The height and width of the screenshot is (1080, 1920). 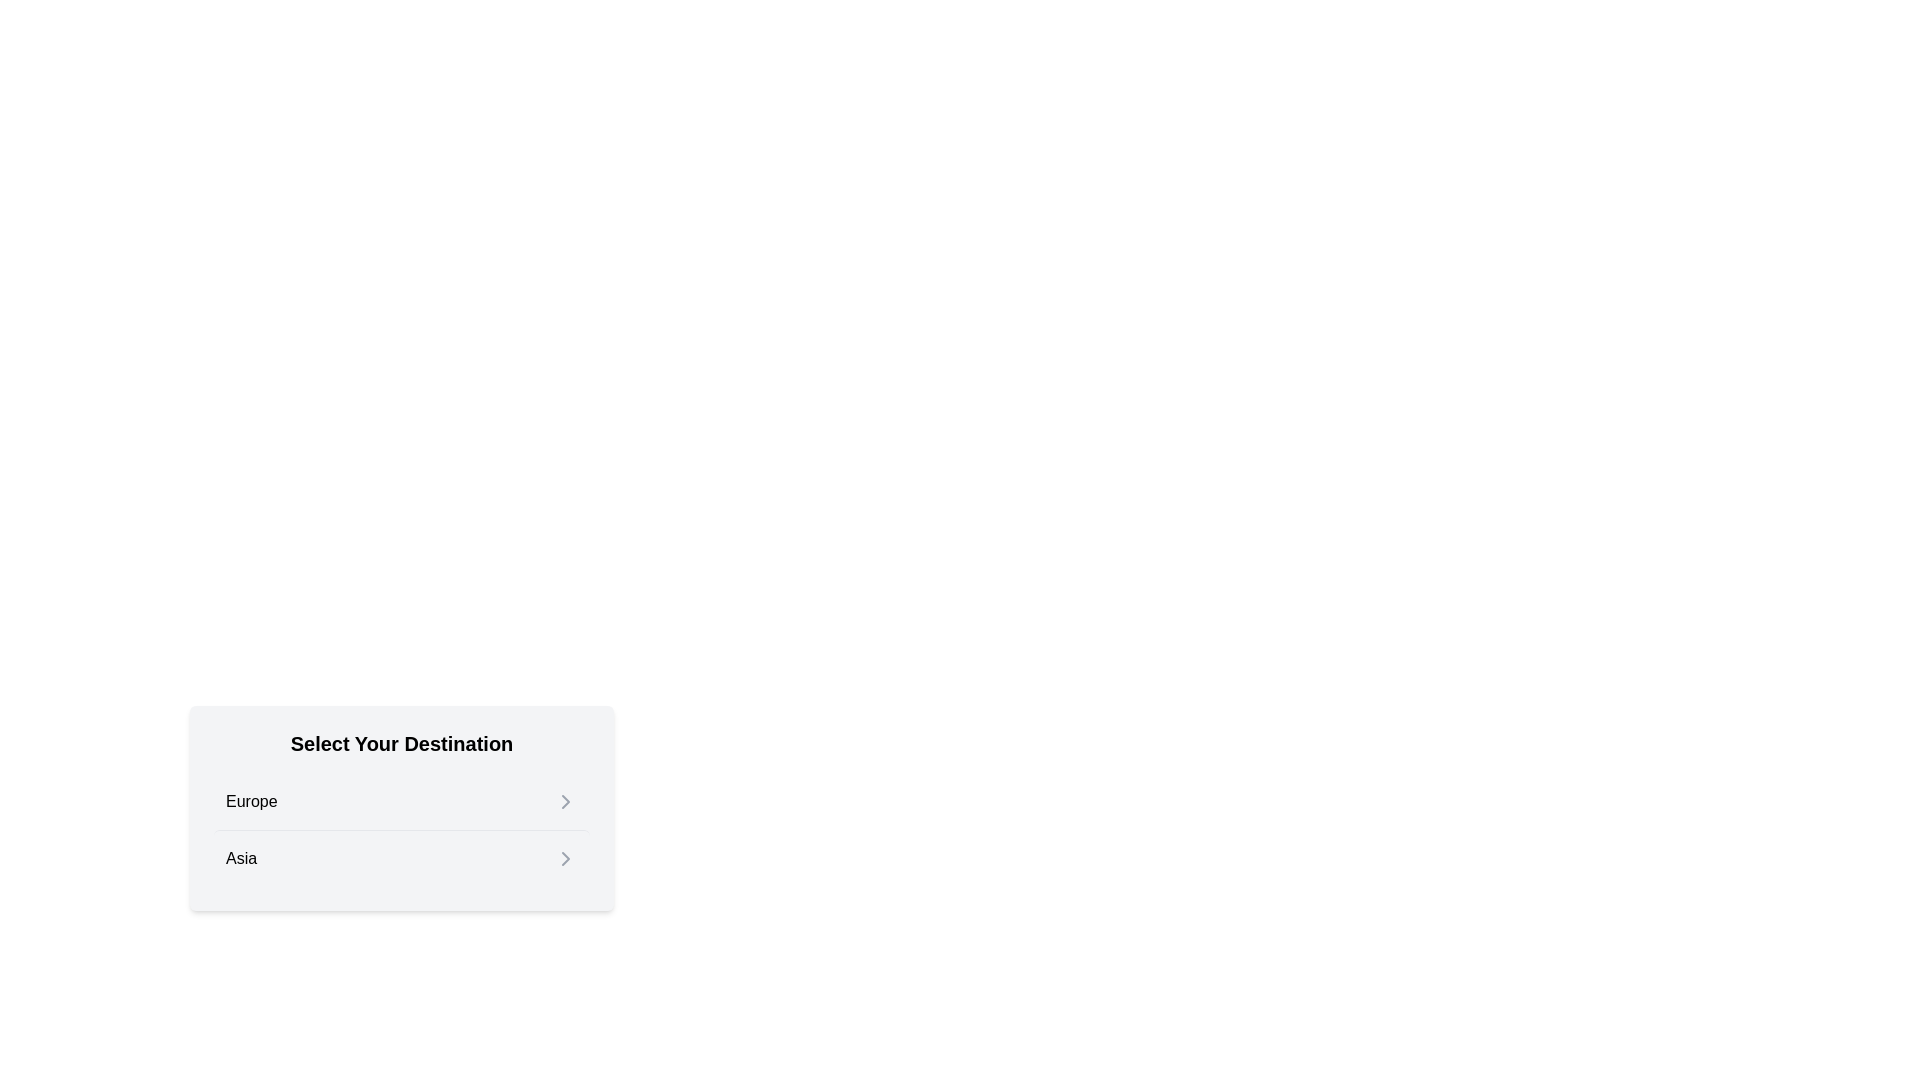 I want to click on the first list item representing the 'Europe' category, so click(x=401, y=801).